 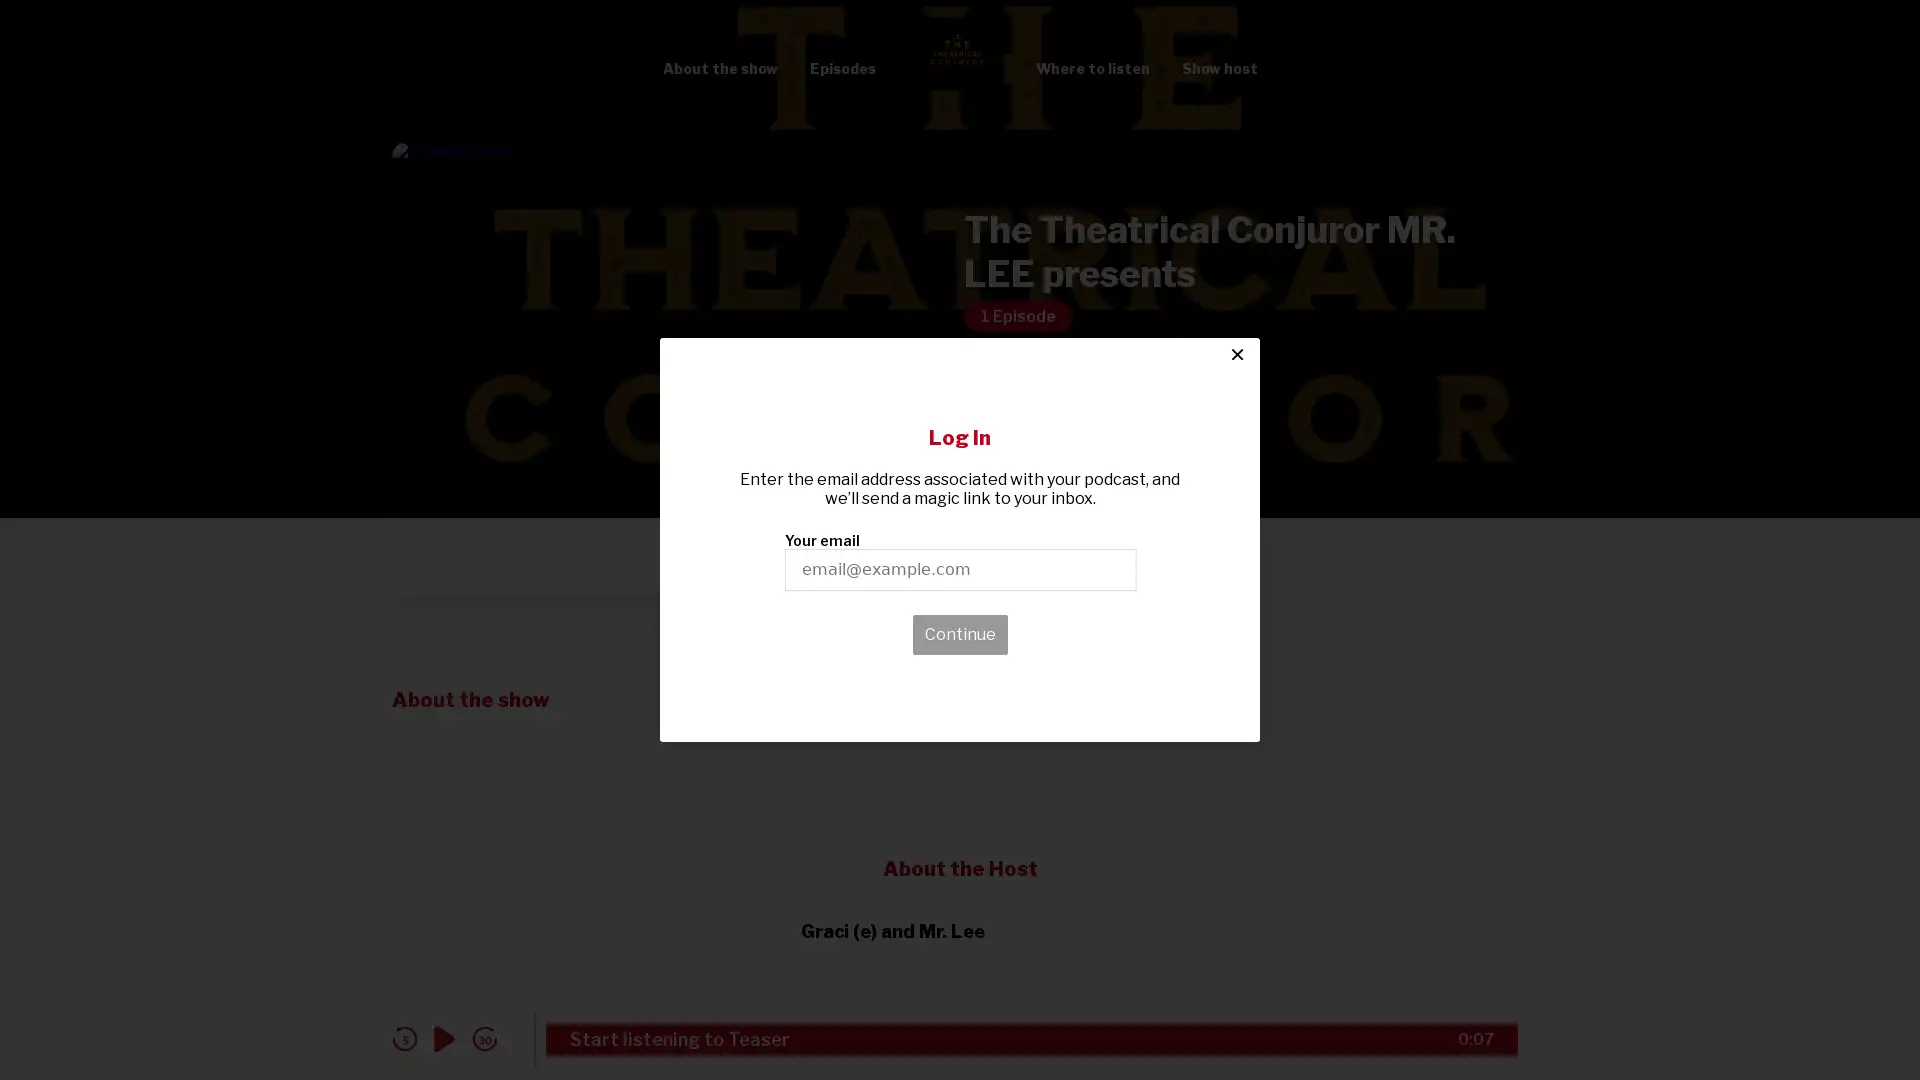 What do you see at coordinates (444, 1038) in the screenshot?
I see `play audio` at bounding box center [444, 1038].